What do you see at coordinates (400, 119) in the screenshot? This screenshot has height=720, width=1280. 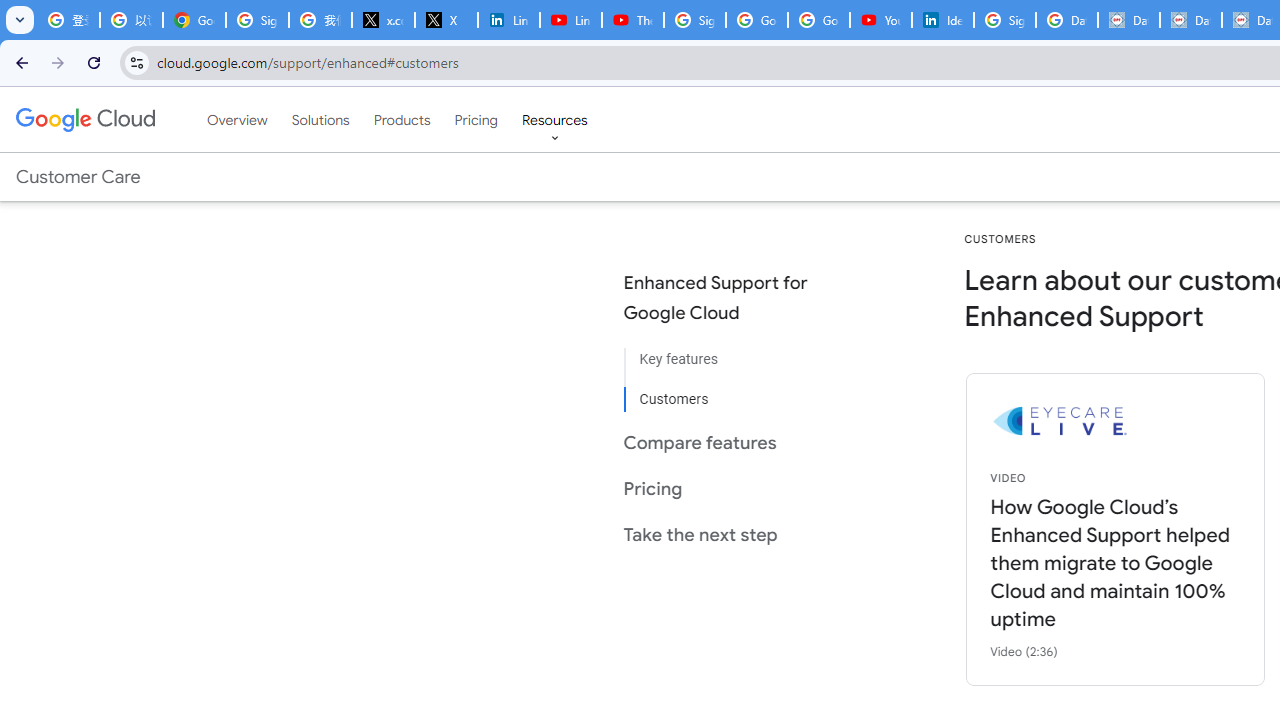 I see `'Products'` at bounding box center [400, 119].